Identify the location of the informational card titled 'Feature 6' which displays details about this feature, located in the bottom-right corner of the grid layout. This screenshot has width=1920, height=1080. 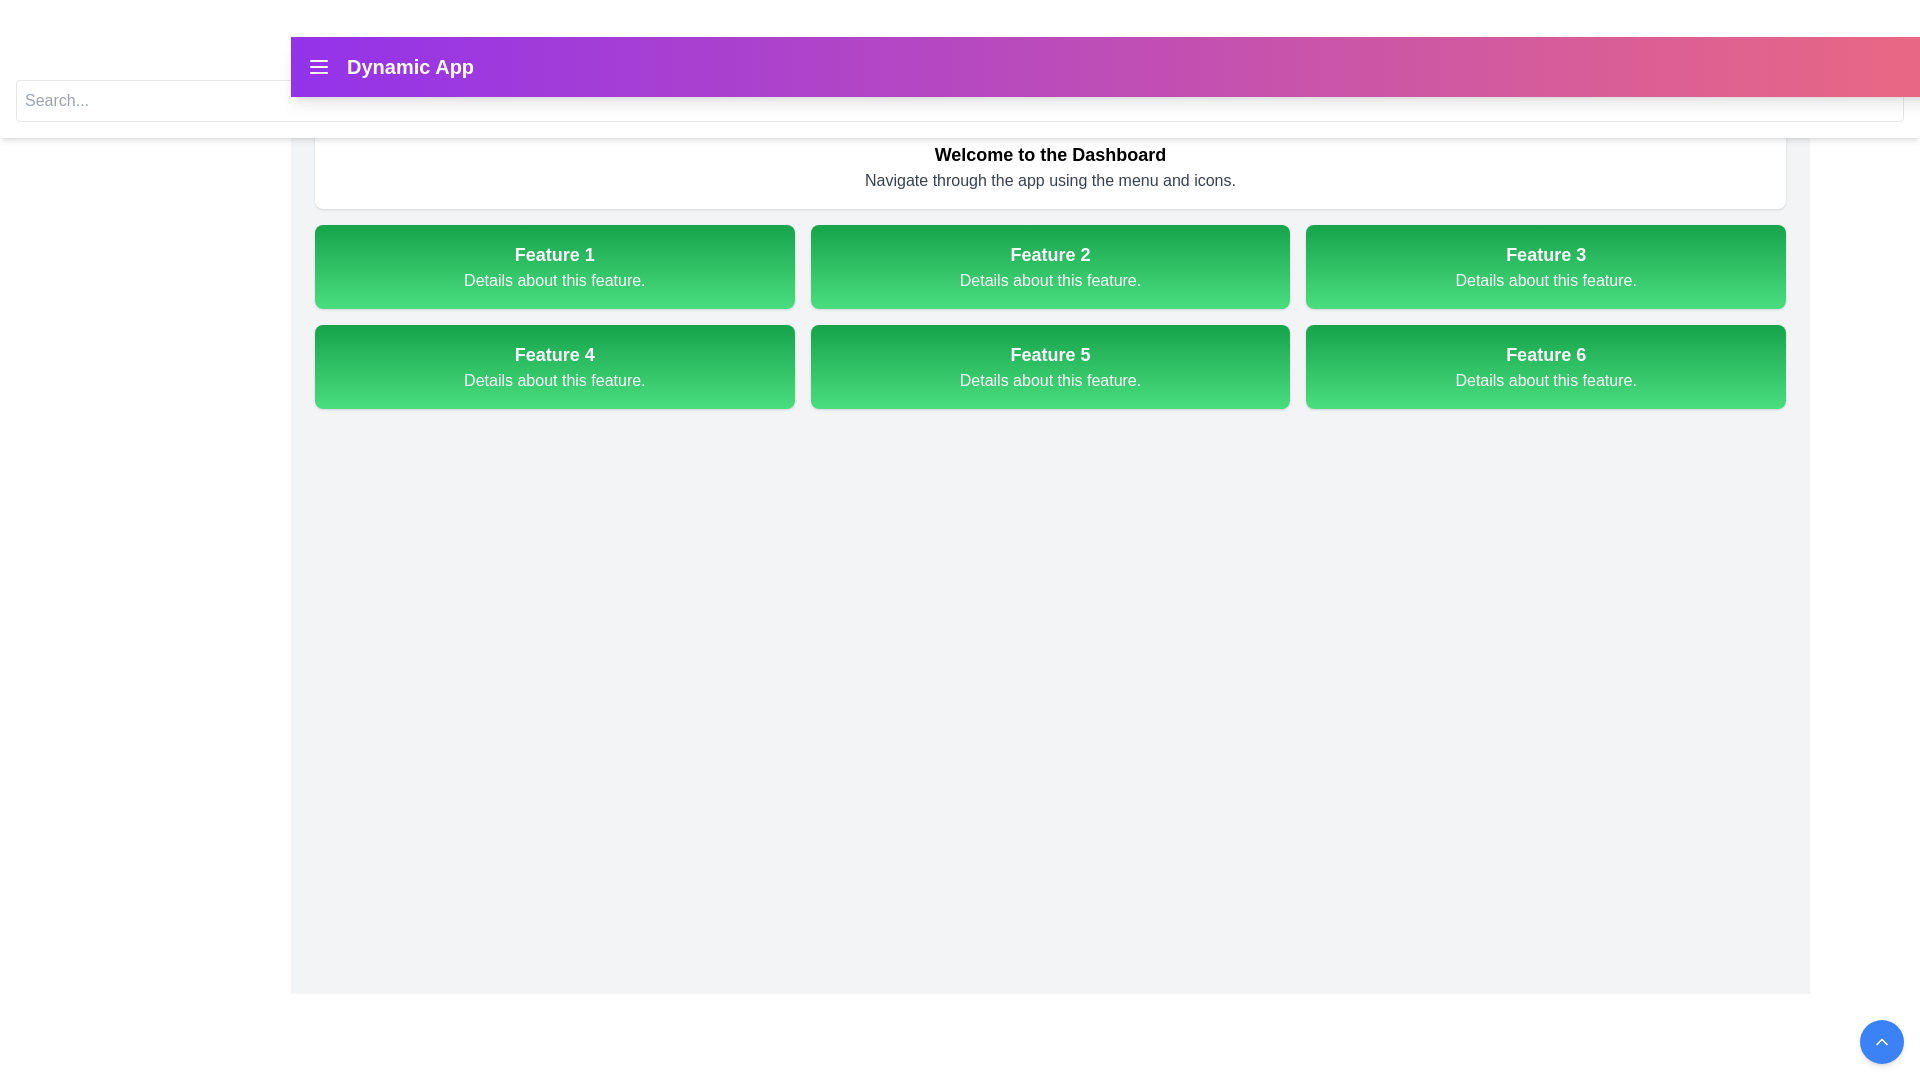
(1545, 366).